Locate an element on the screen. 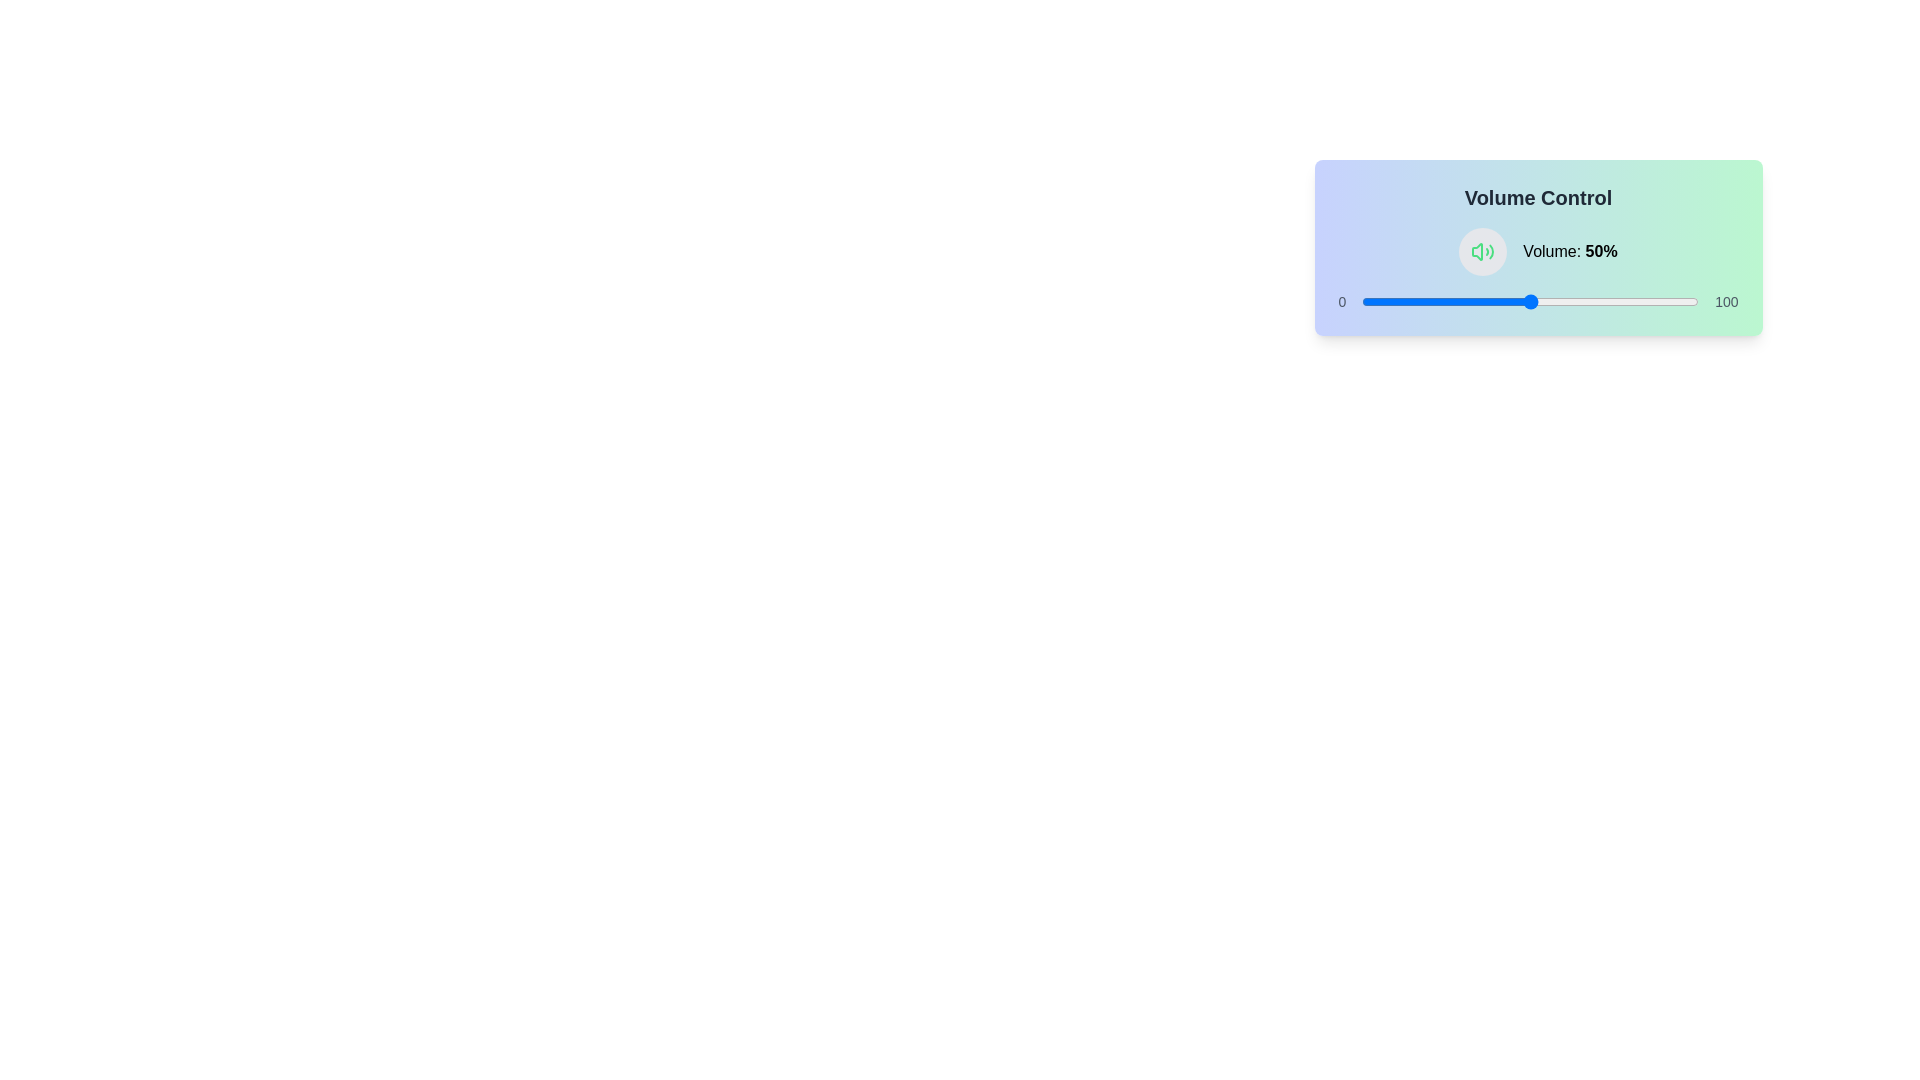 The image size is (1920, 1080). the volume slider to set the volume to 6% is located at coordinates (1381, 301).